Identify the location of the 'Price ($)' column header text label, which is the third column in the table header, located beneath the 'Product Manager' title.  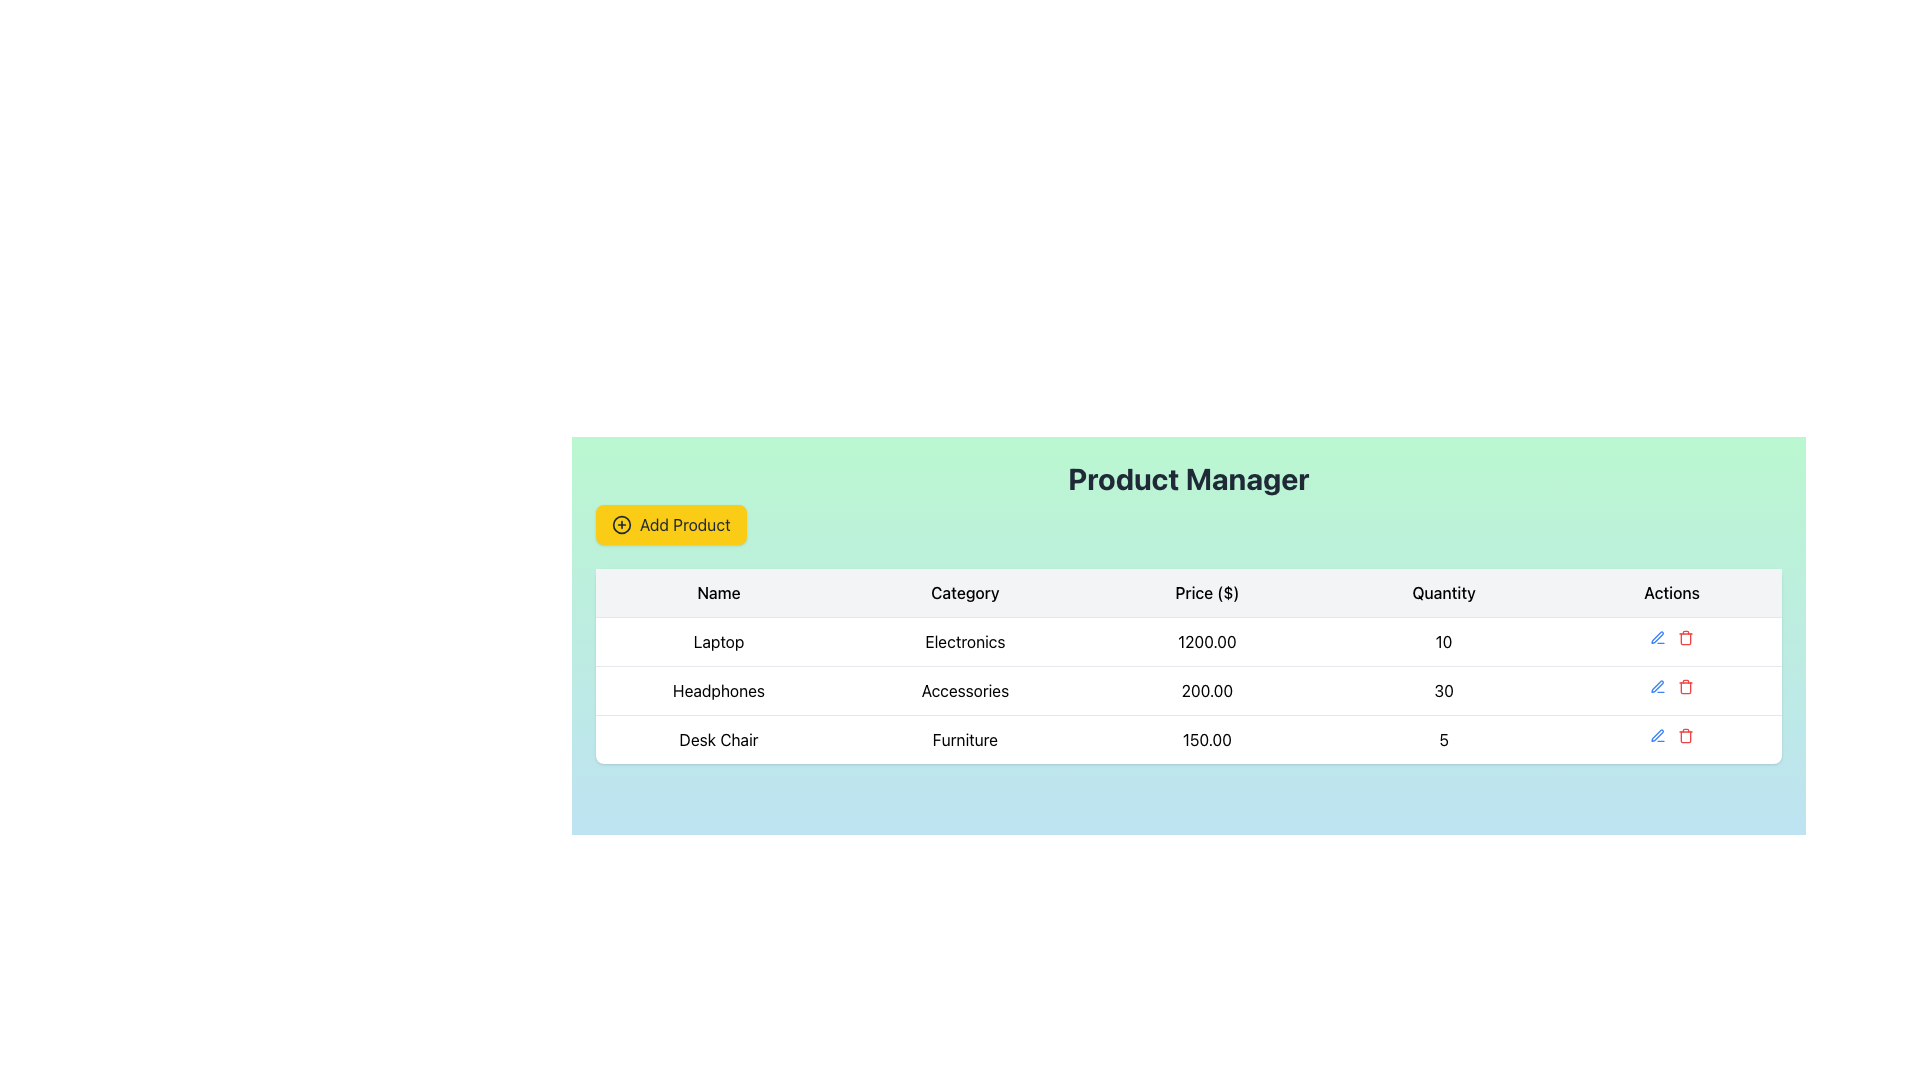
(1206, 592).